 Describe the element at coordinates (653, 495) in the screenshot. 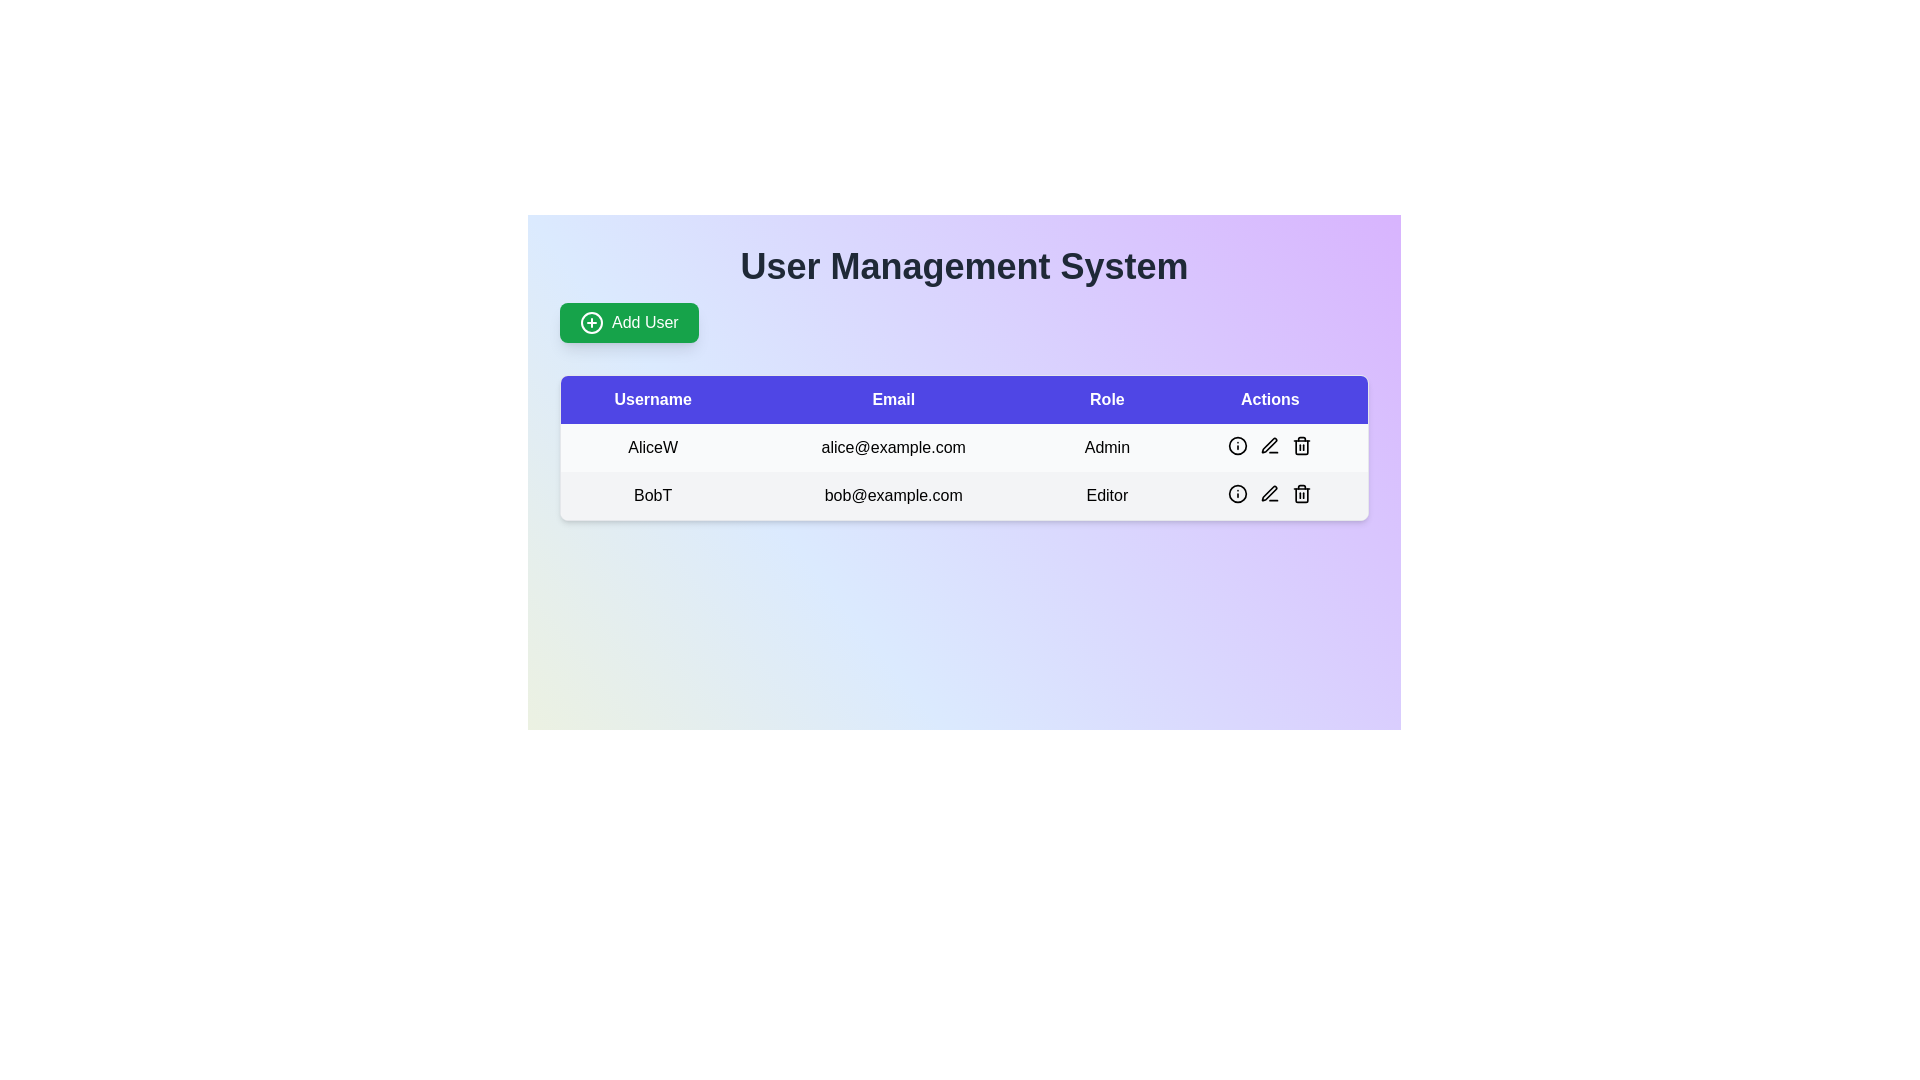

I see `the static text label identifying the user as 'BobT', located in the first cell of the second row under the 'Username' column` at that location.